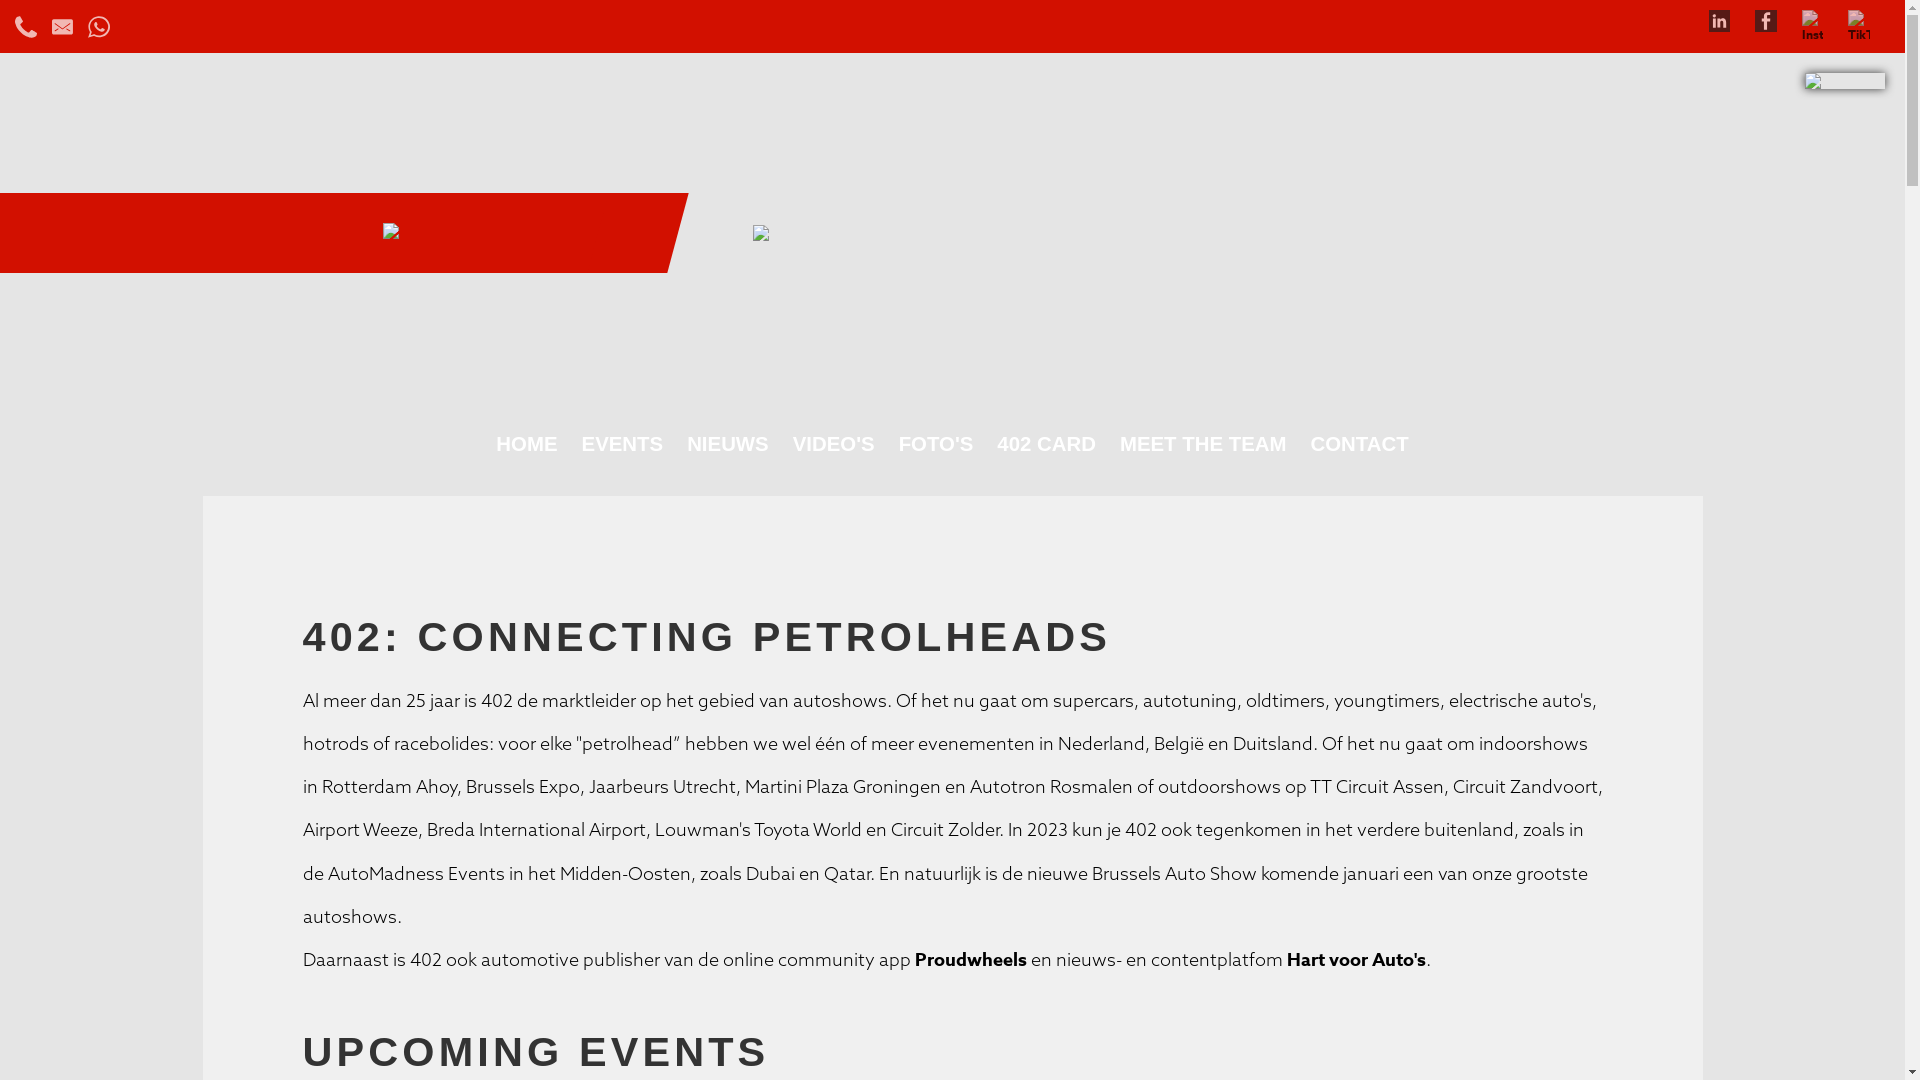 This screenshot has width=1920, height=1080. I want to click on 'FOTO'S', so click(935, 443).